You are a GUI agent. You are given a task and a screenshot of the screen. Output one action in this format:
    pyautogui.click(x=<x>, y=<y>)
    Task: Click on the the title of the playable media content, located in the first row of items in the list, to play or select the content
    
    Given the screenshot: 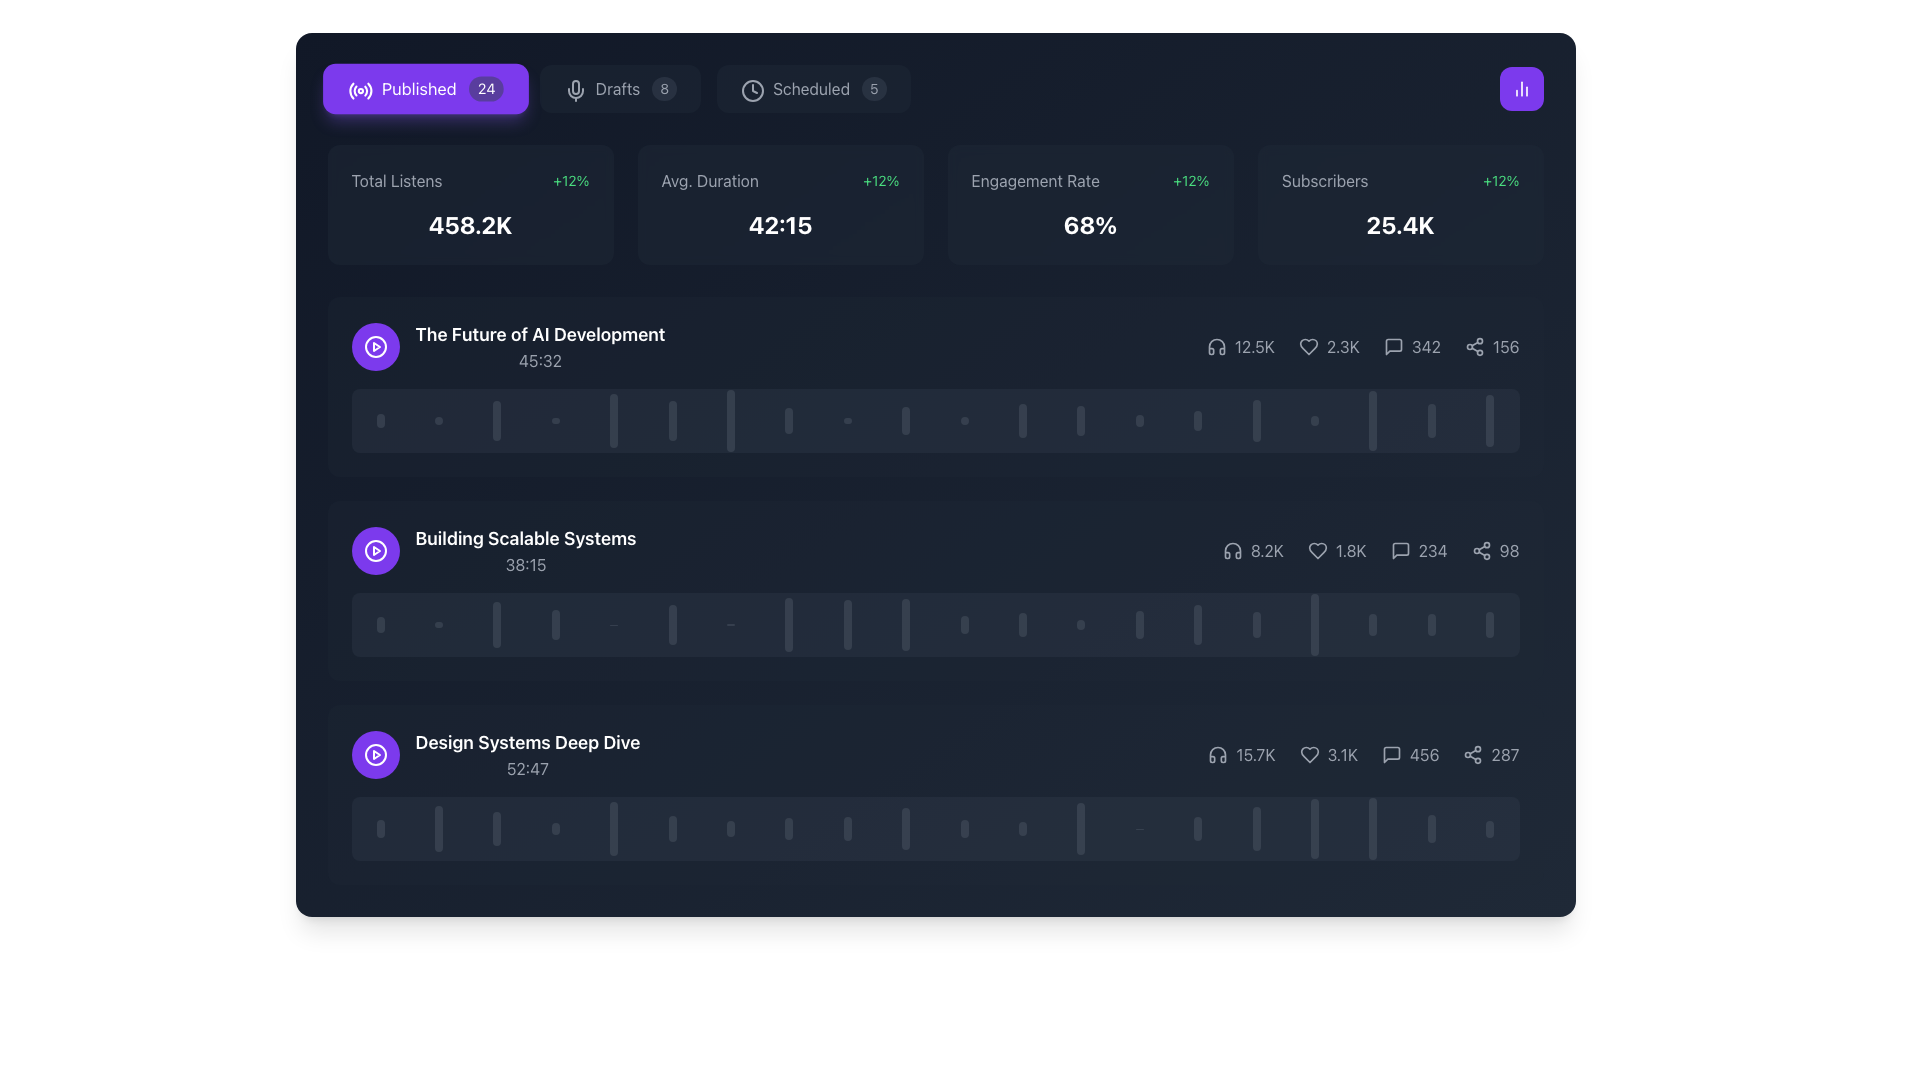 What is the action you would take?
    pyautogui.click(x=540, y=346)
    